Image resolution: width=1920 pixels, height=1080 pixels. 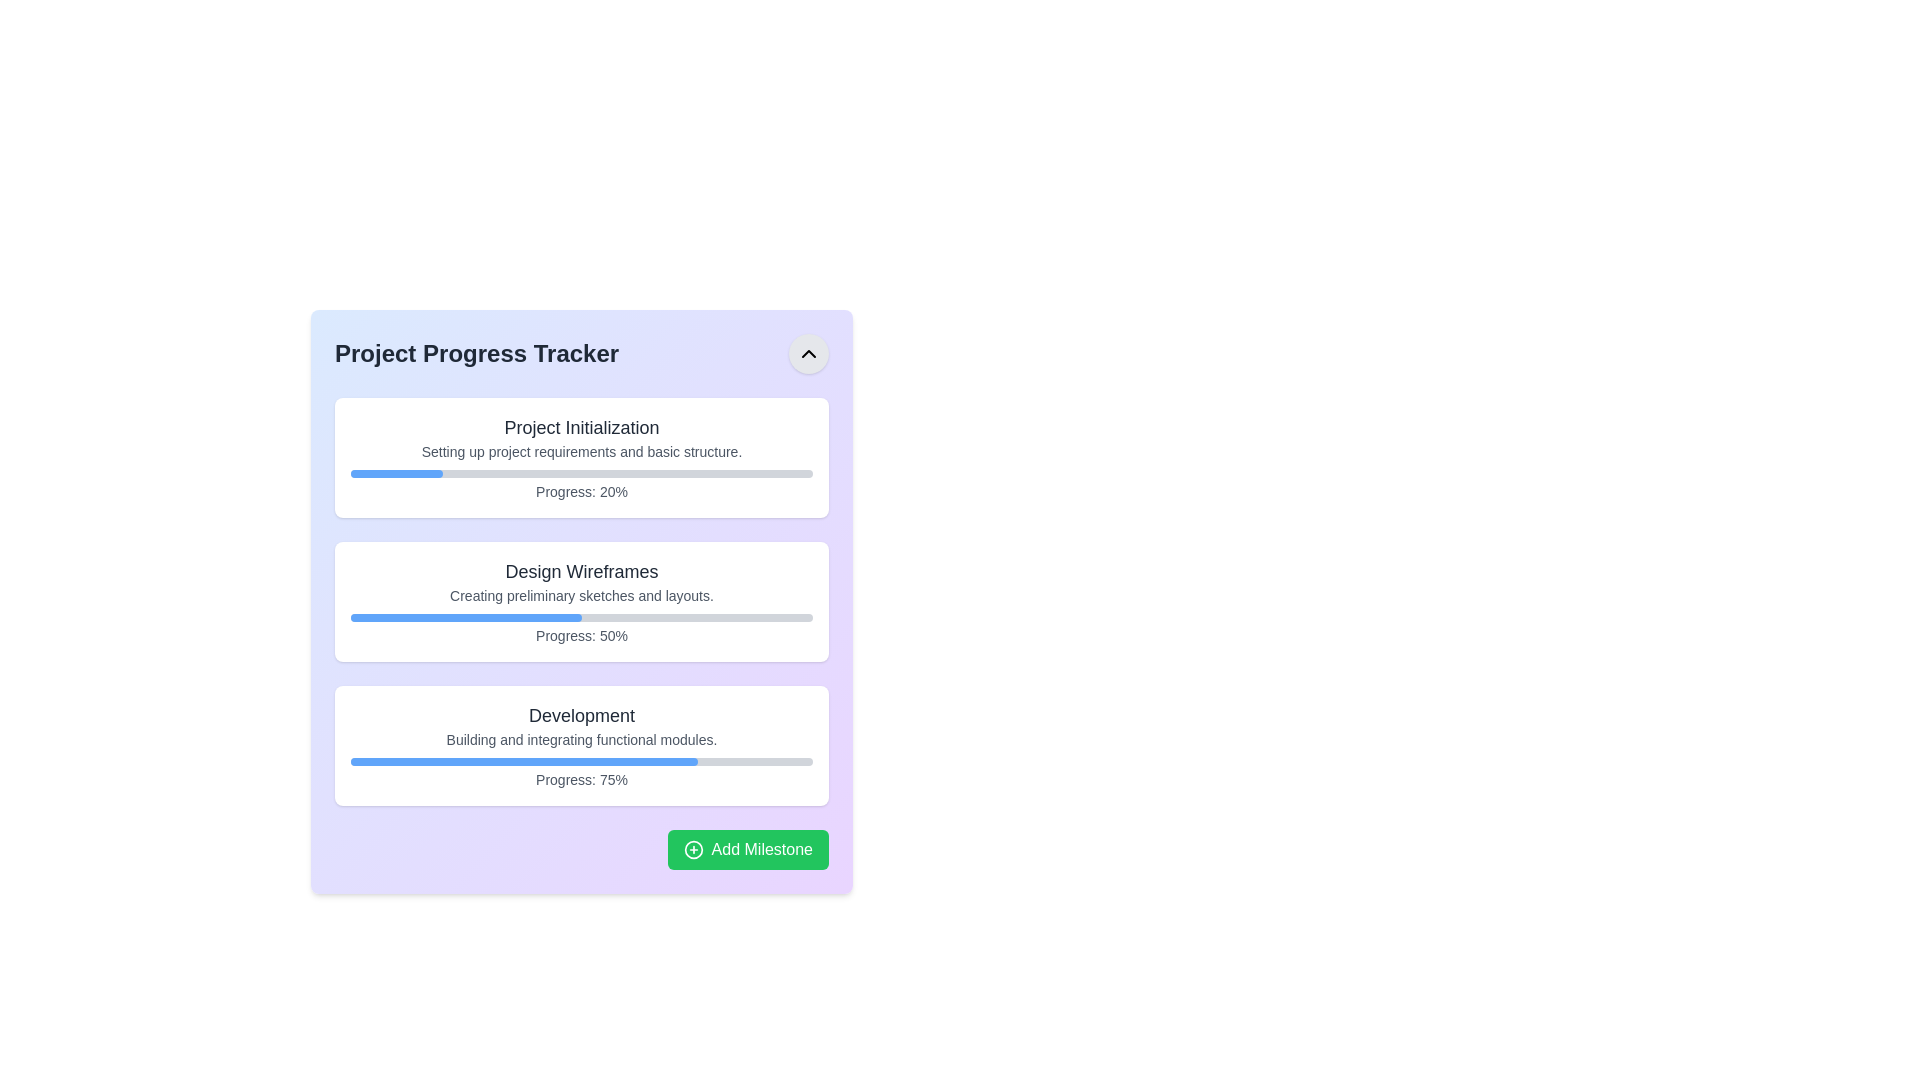 I want to click on the progress visually by focusing on the progress bar that represents the completion level of the 'Project Initialization' task, located within the white card labeled 'Project Initialization', so click(x=580, y=474).